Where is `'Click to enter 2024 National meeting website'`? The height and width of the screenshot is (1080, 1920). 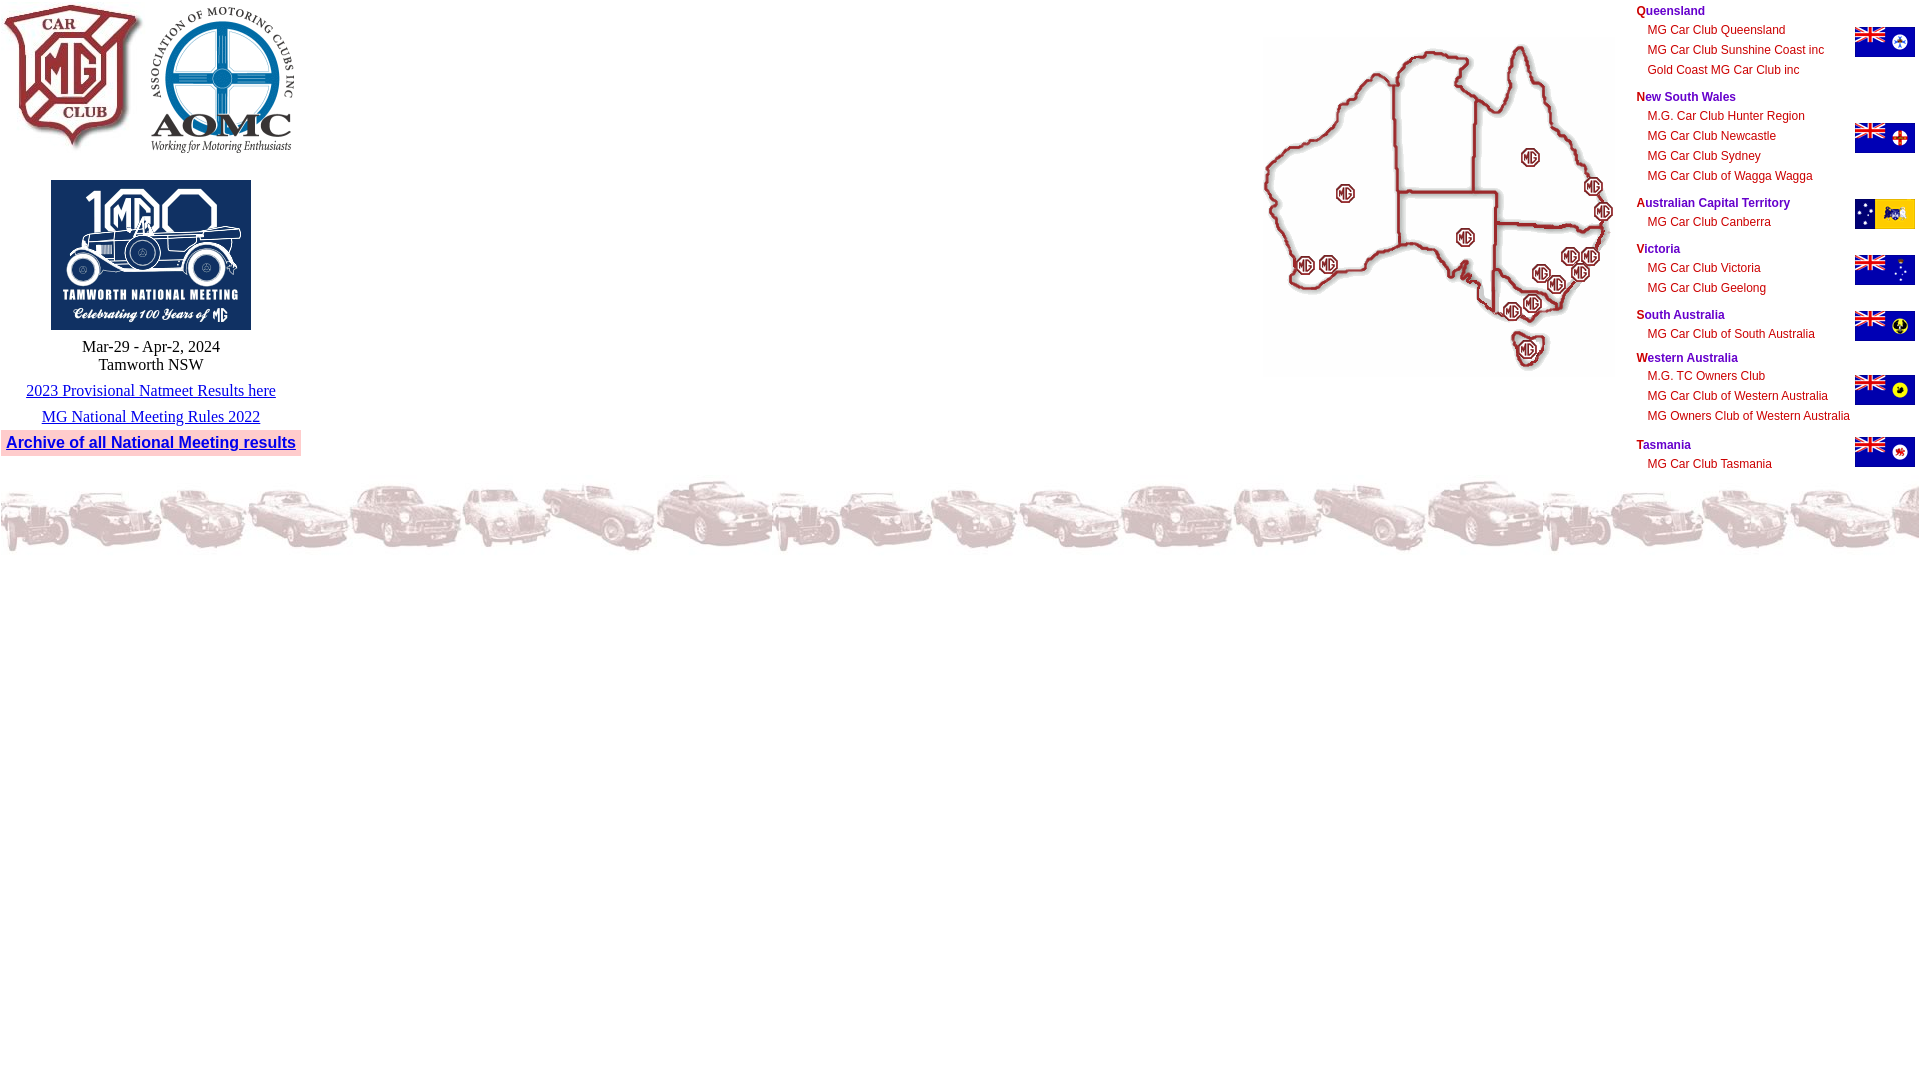 'Click to enter 2024 National meeting website' is located at coordinates (51, 253).